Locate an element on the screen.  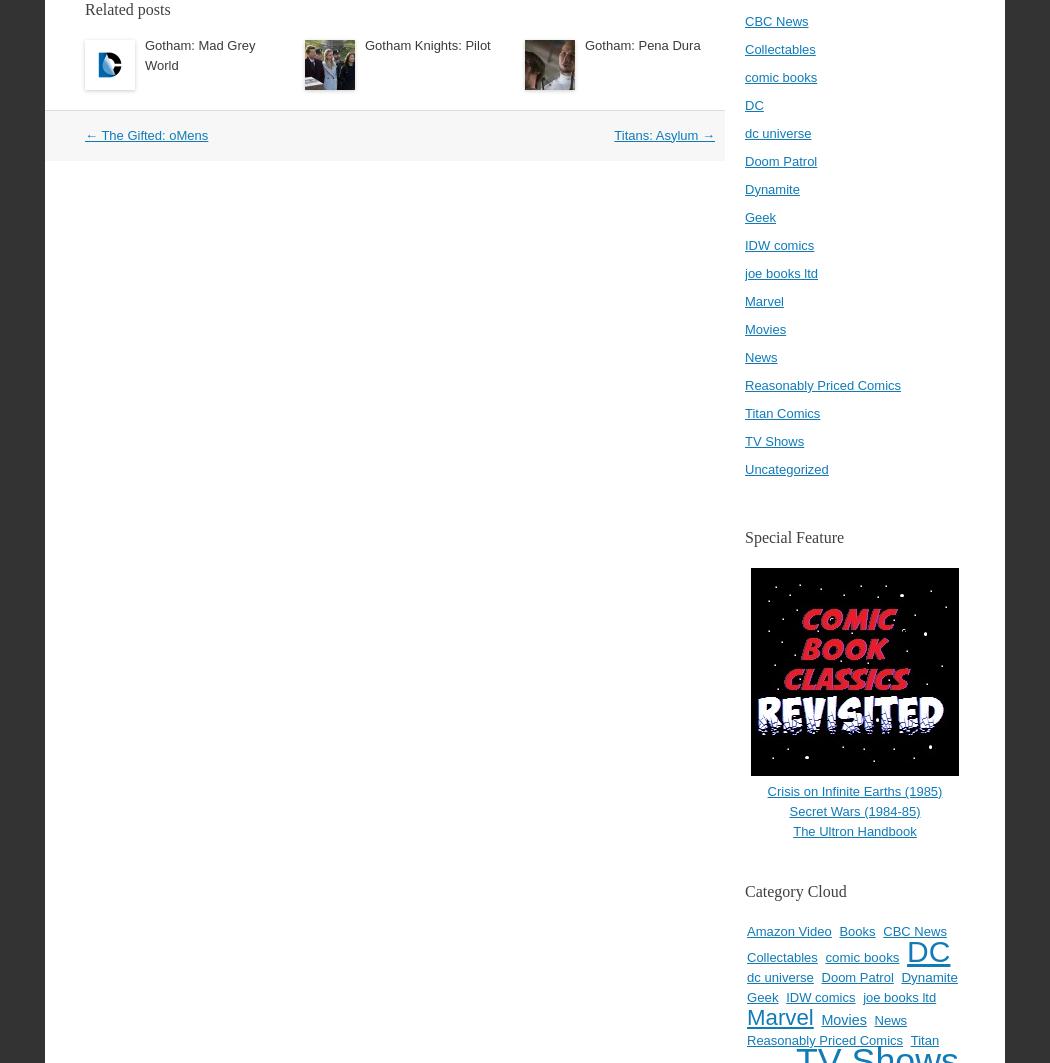
'Titan Comics' is located at coordinates (743, 412).